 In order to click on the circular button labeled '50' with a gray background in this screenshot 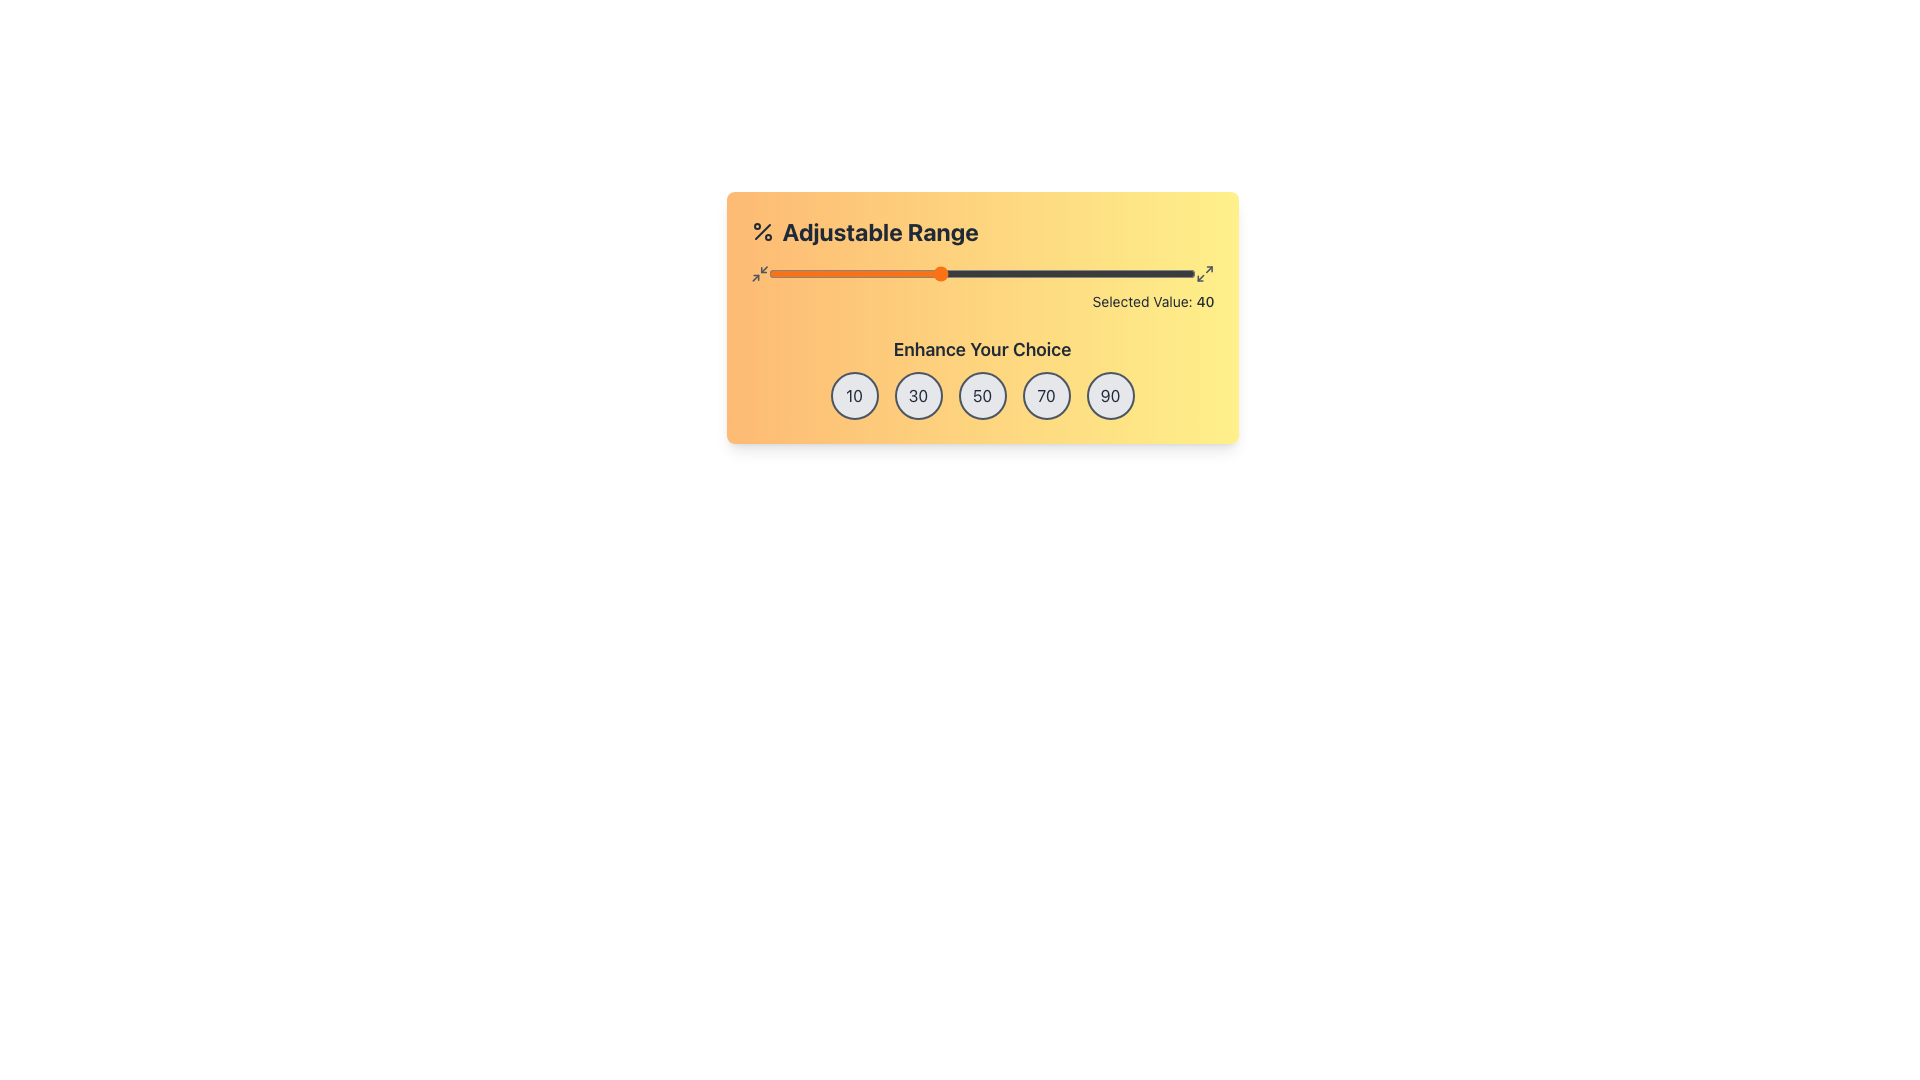, I will do `click(982, 396)`.